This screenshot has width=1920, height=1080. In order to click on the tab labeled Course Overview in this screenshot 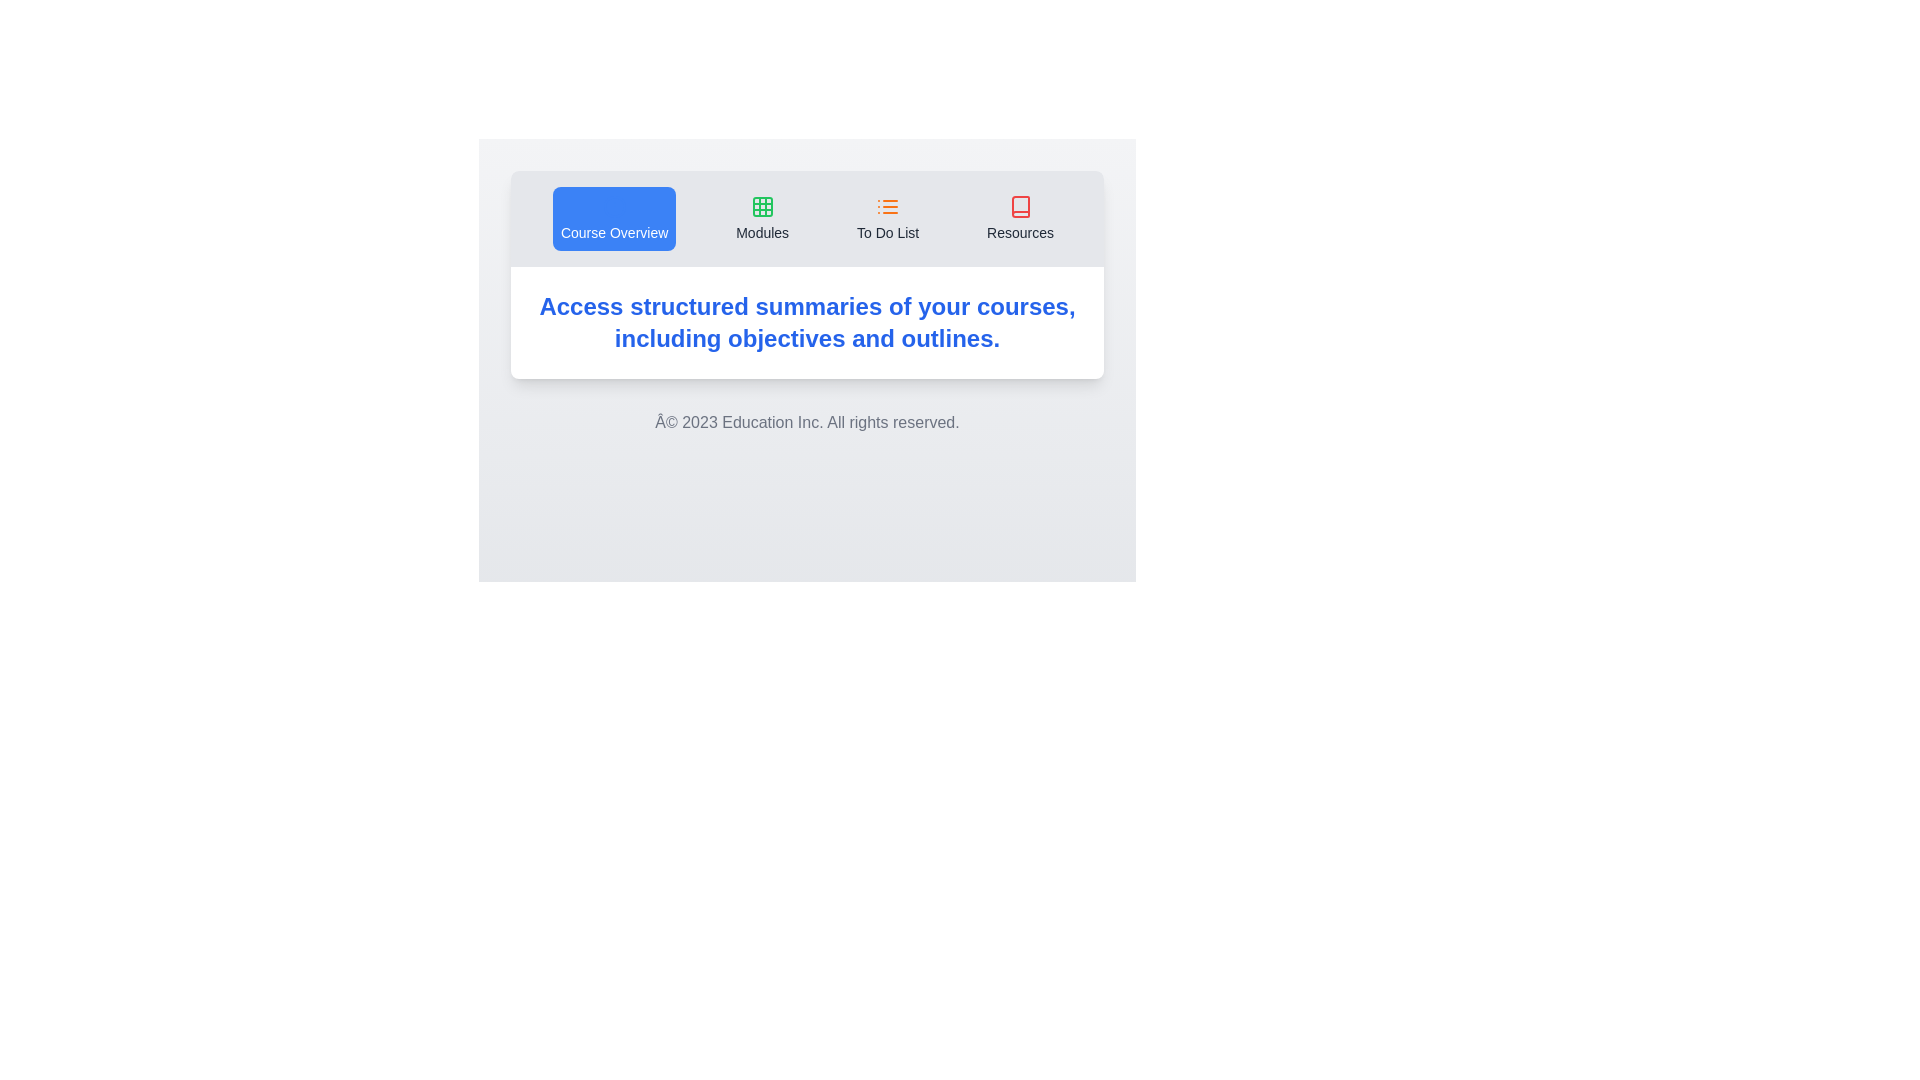, I will do `click(613, 219)`.